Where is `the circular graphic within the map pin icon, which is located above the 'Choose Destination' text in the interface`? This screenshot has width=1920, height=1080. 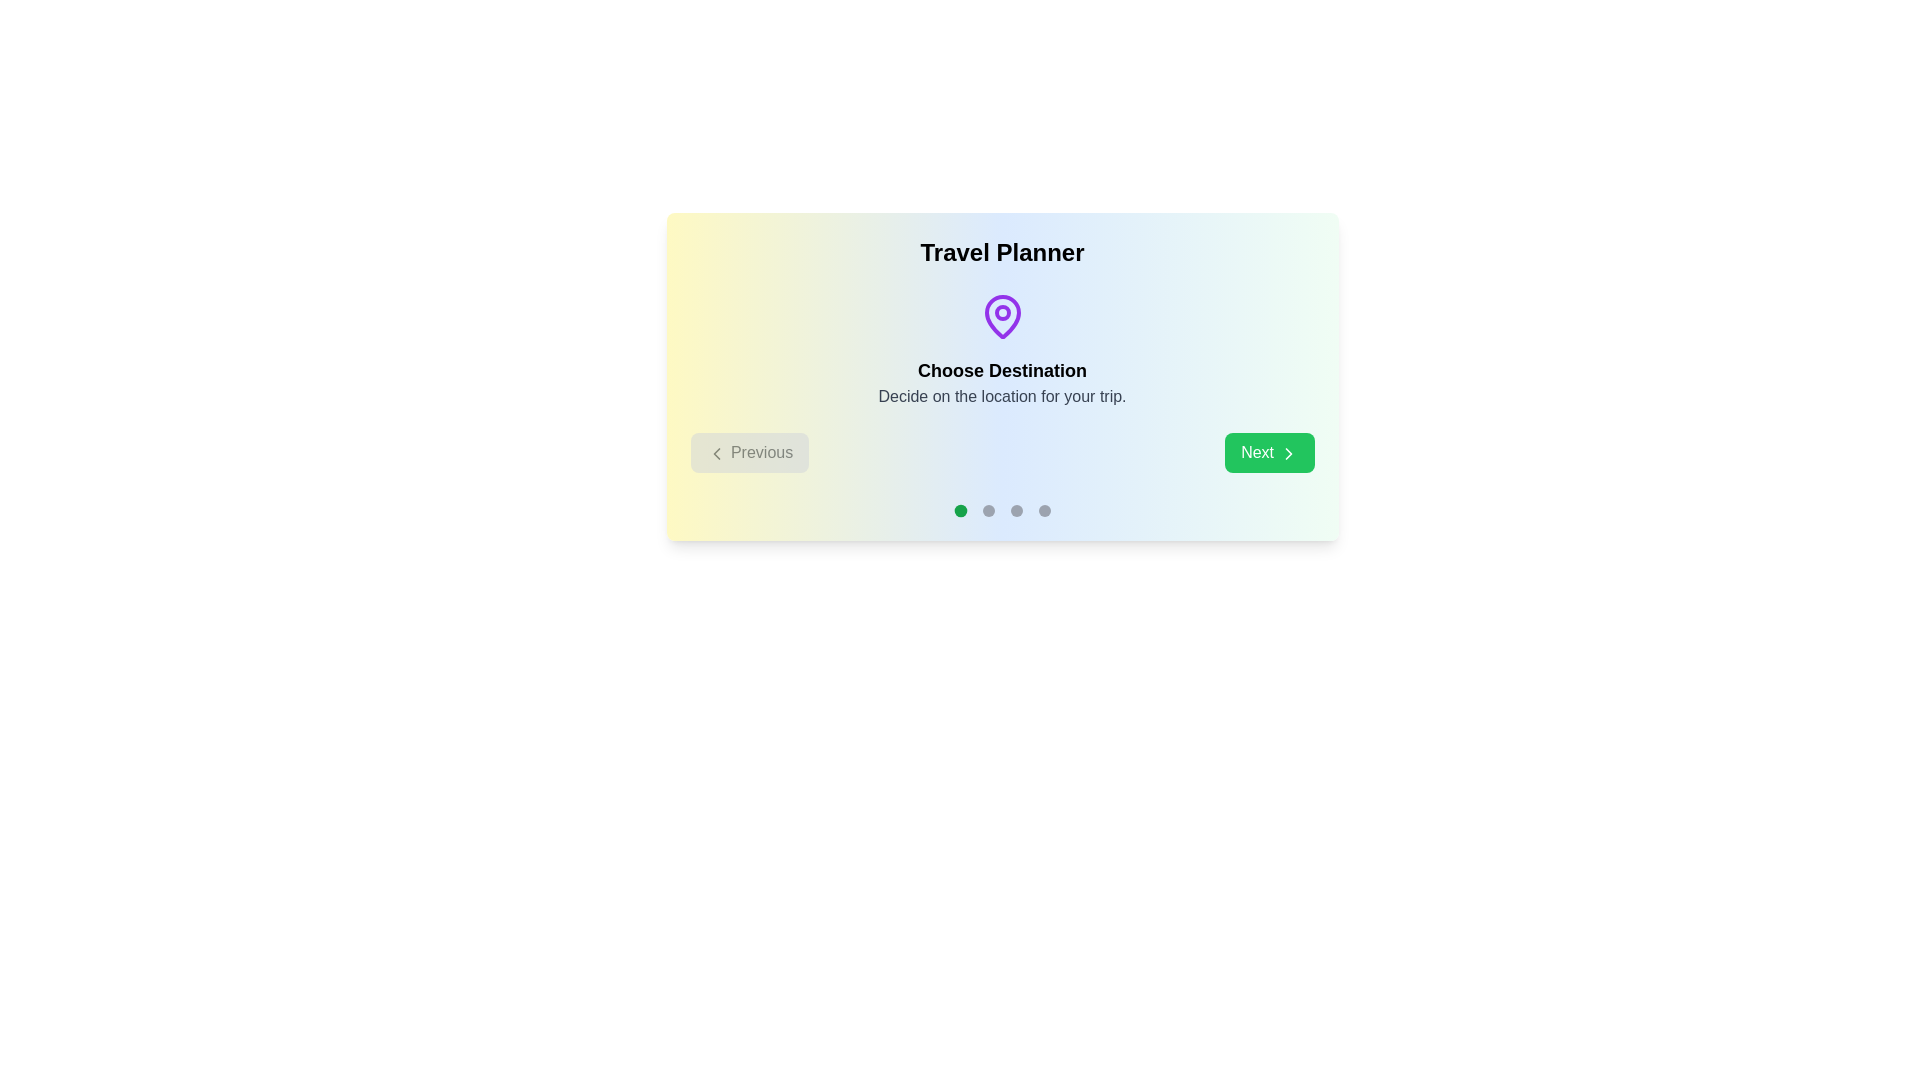
the circular graphic within the map pin icon, which is located above the 'Choose Destination' text in the interface is located at coordinates (1002, 312).